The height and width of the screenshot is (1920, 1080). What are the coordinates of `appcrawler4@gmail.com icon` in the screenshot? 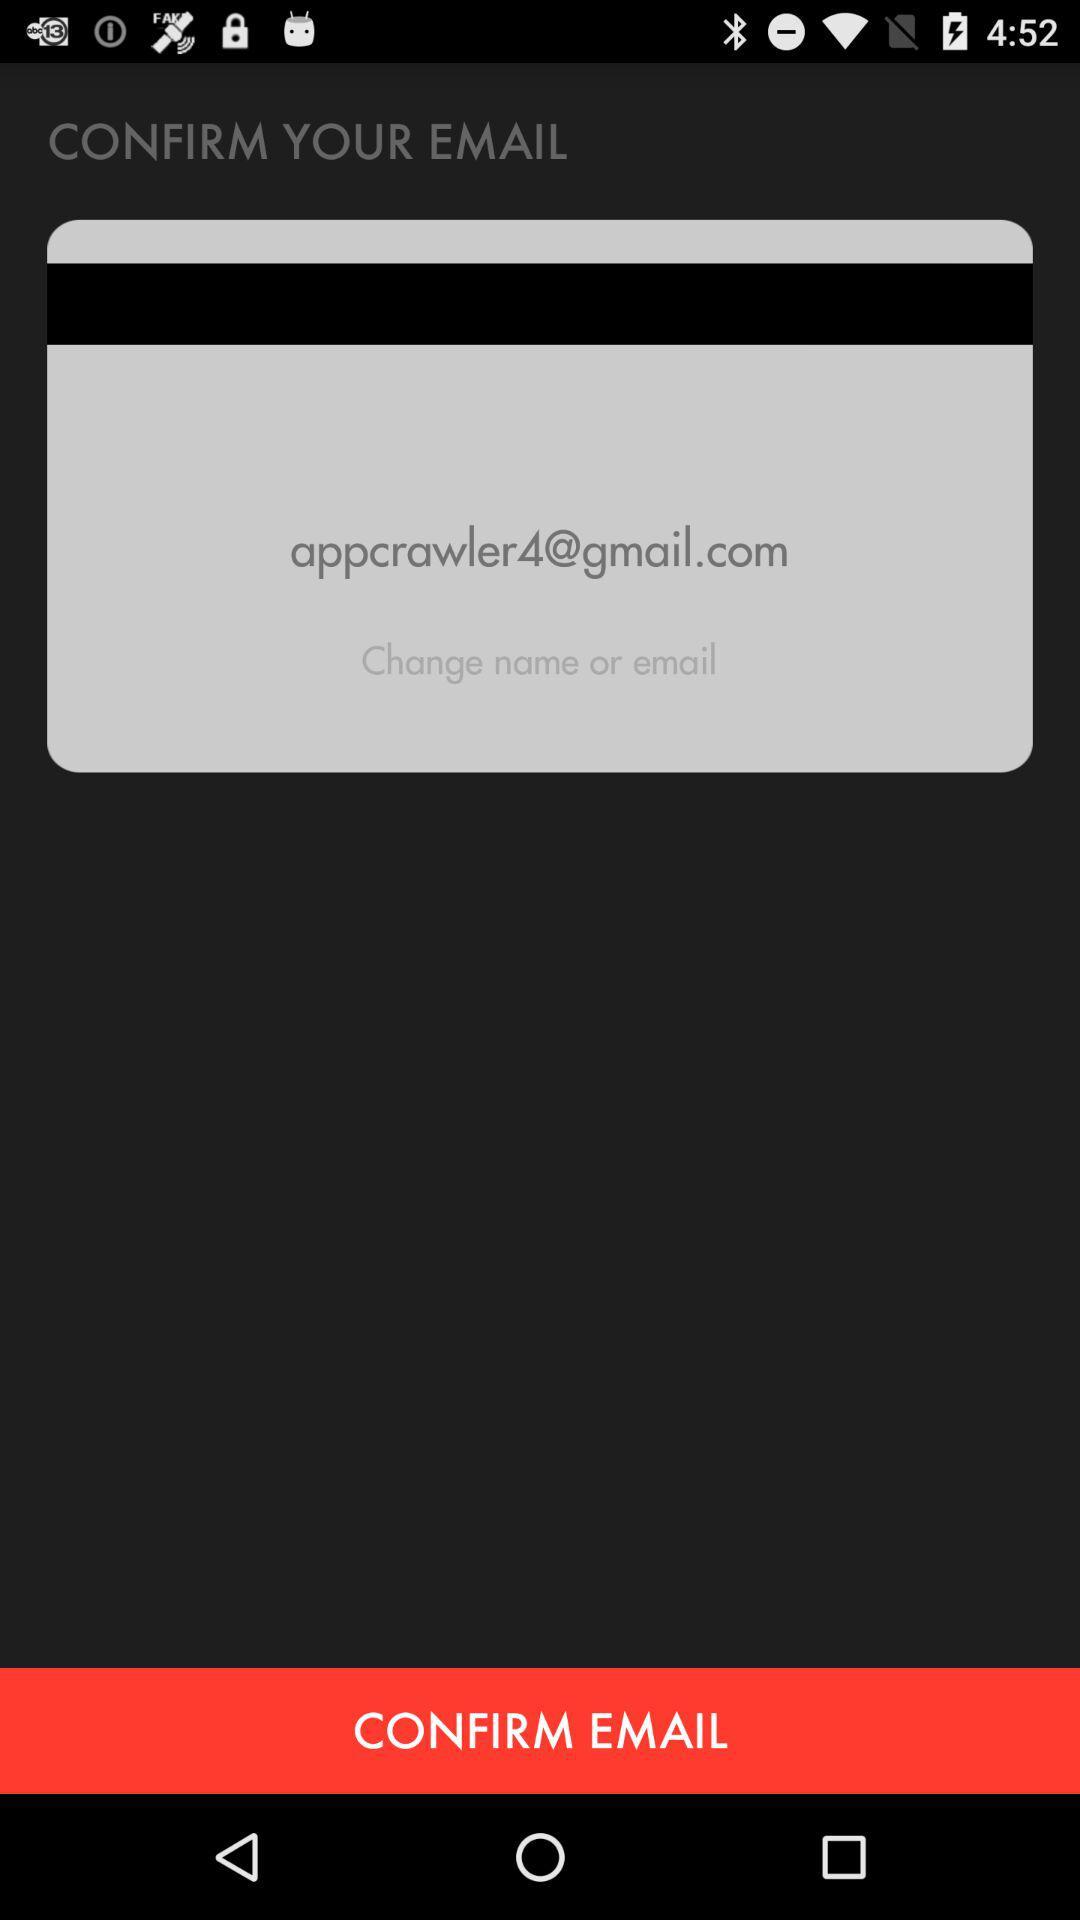 It's located at (540, 548).